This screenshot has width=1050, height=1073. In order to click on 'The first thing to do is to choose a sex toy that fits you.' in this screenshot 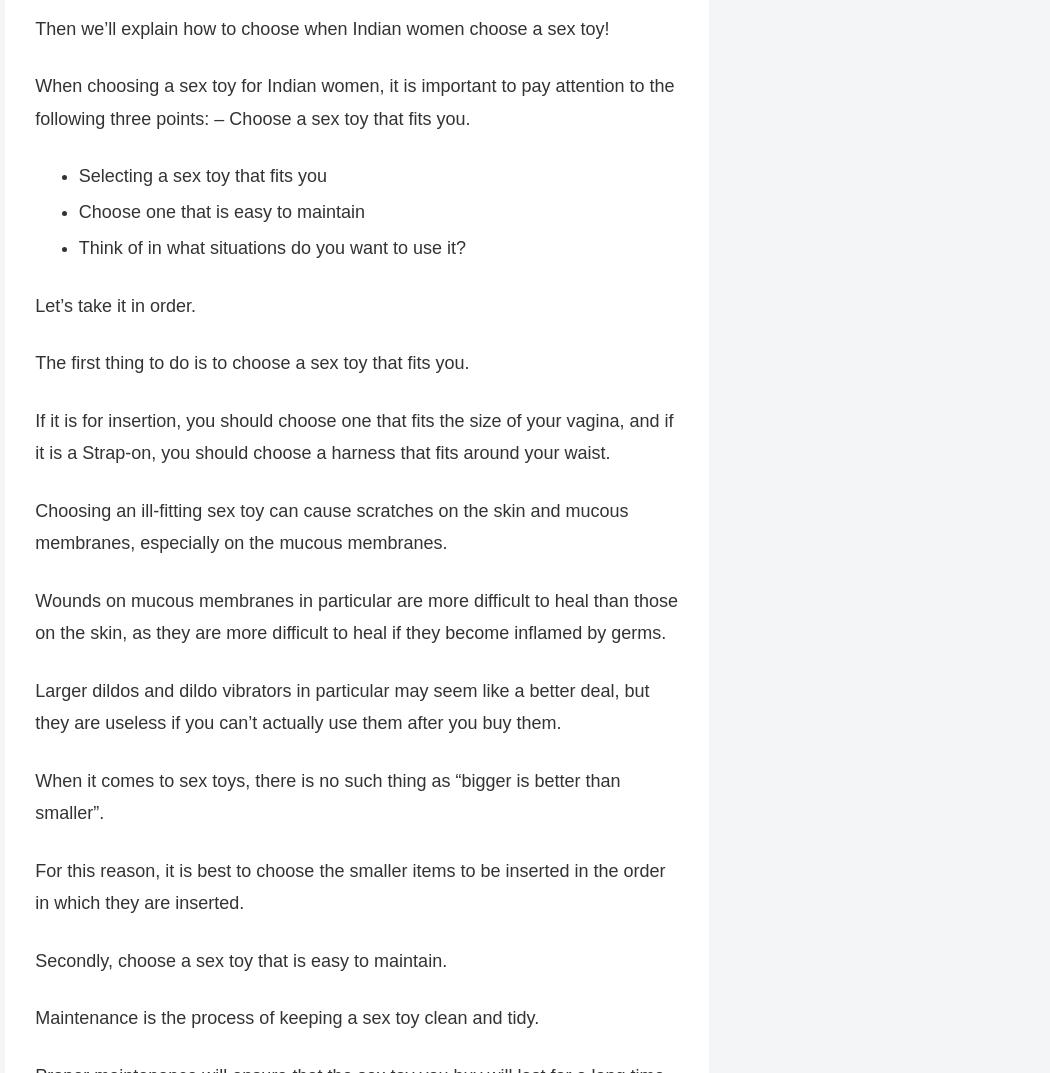, I will do `click(34, 364)`.